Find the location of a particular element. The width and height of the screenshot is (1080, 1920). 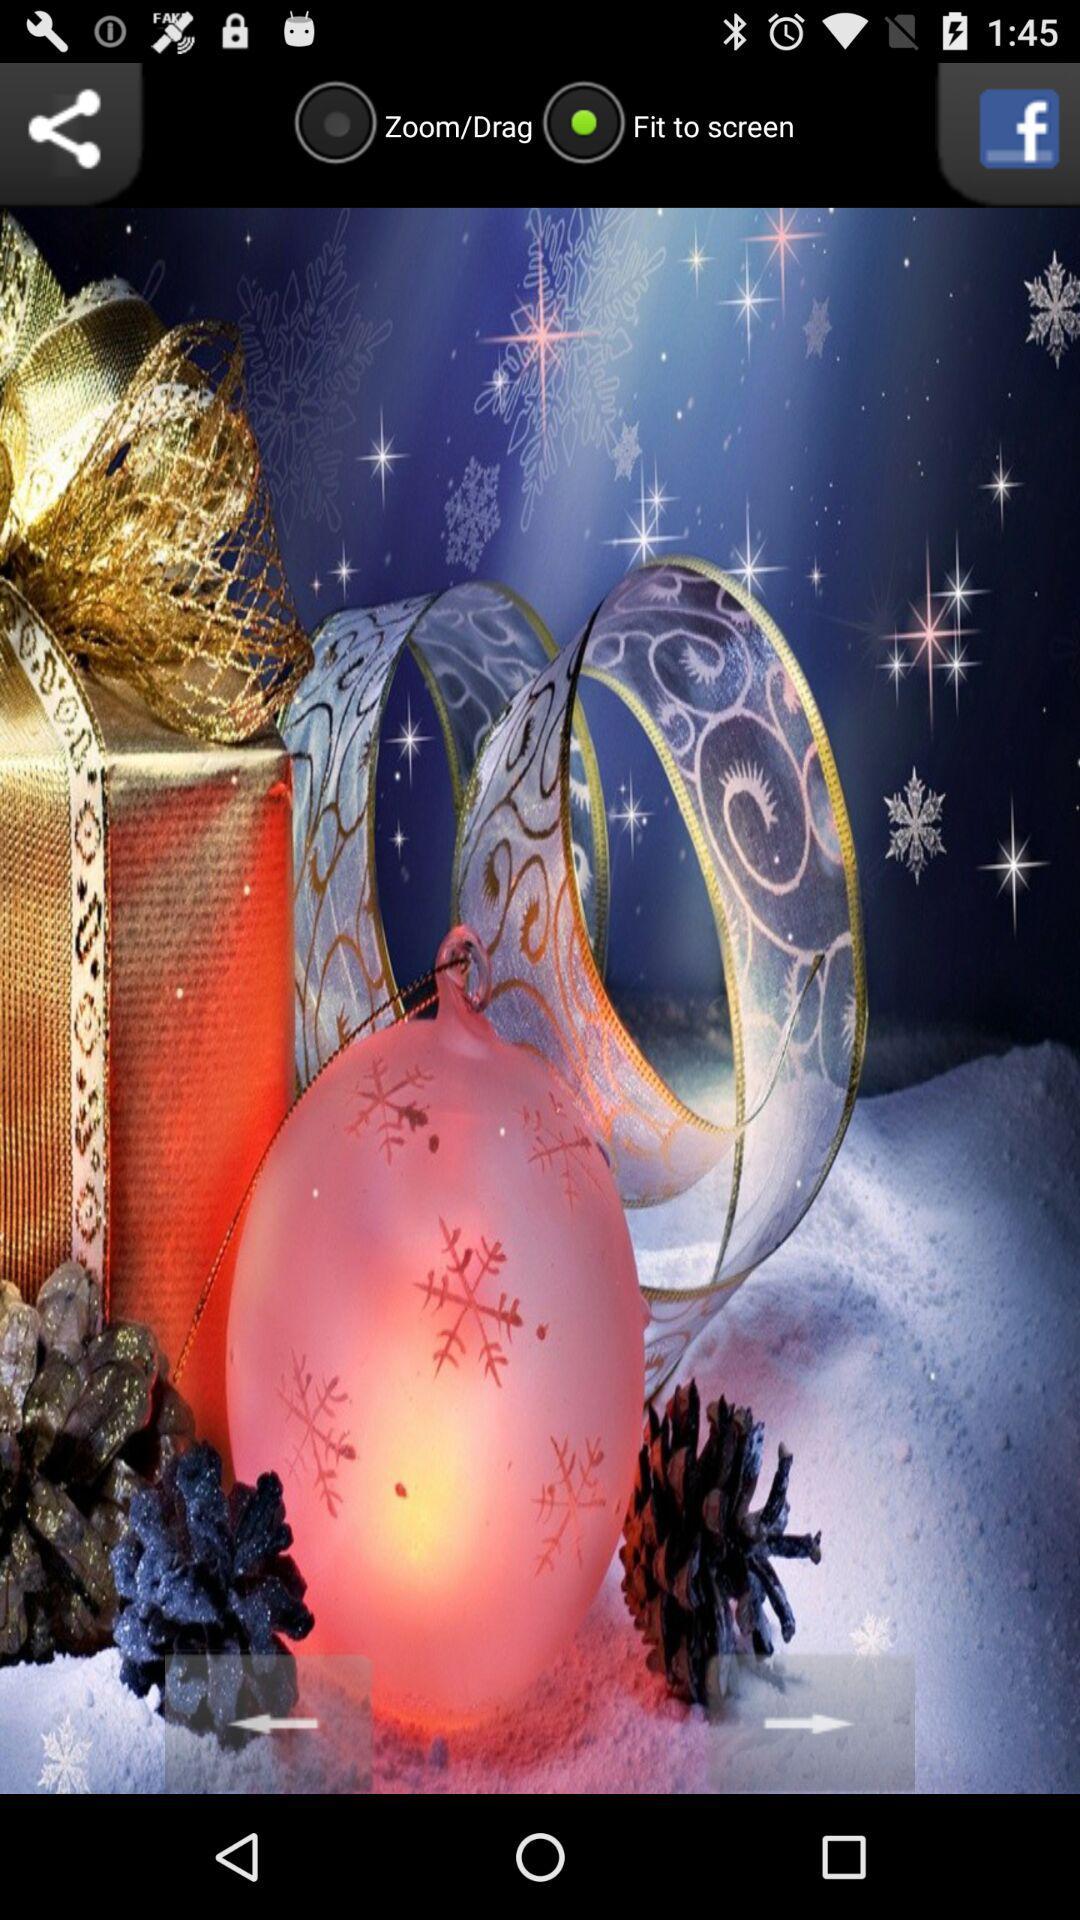

the share icon is located at coordinates (71, 143).